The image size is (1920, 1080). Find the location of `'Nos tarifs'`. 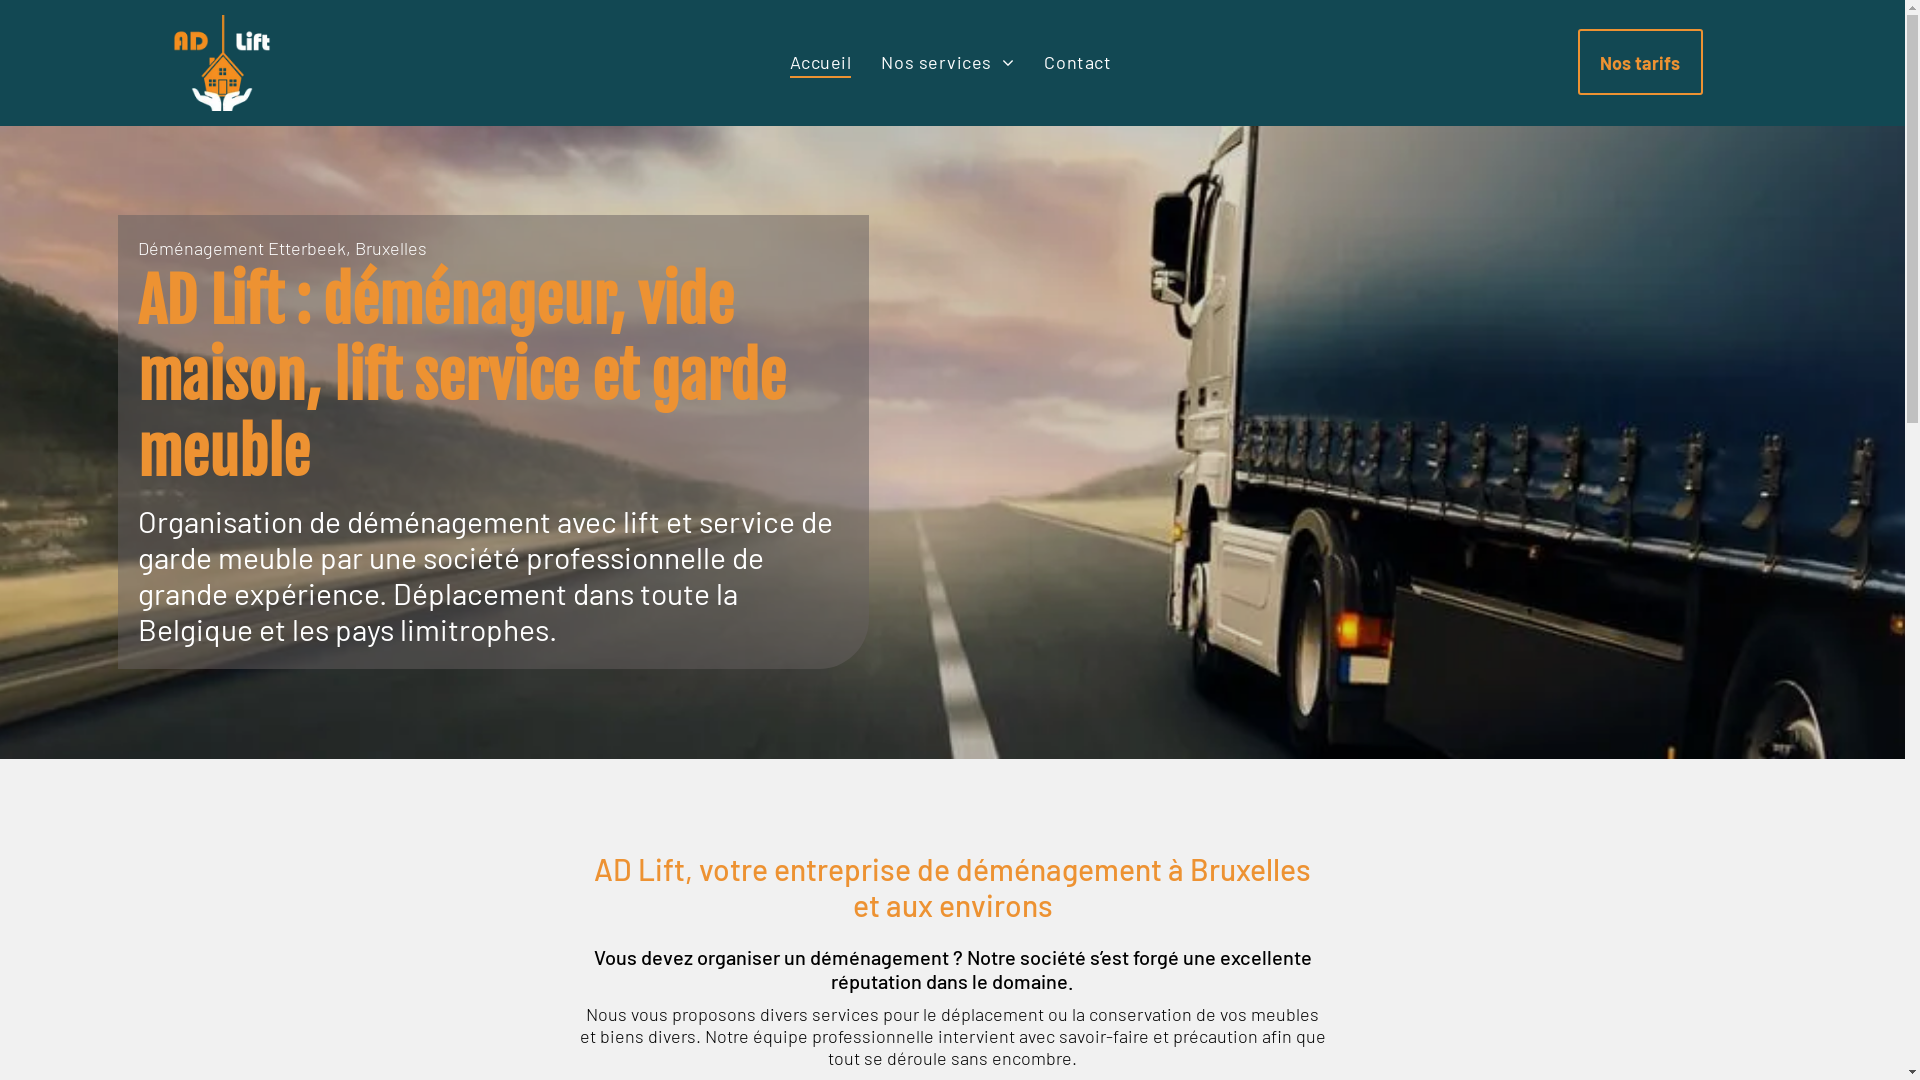

'Nos tarifs' is located at coordinates (1640, 60).